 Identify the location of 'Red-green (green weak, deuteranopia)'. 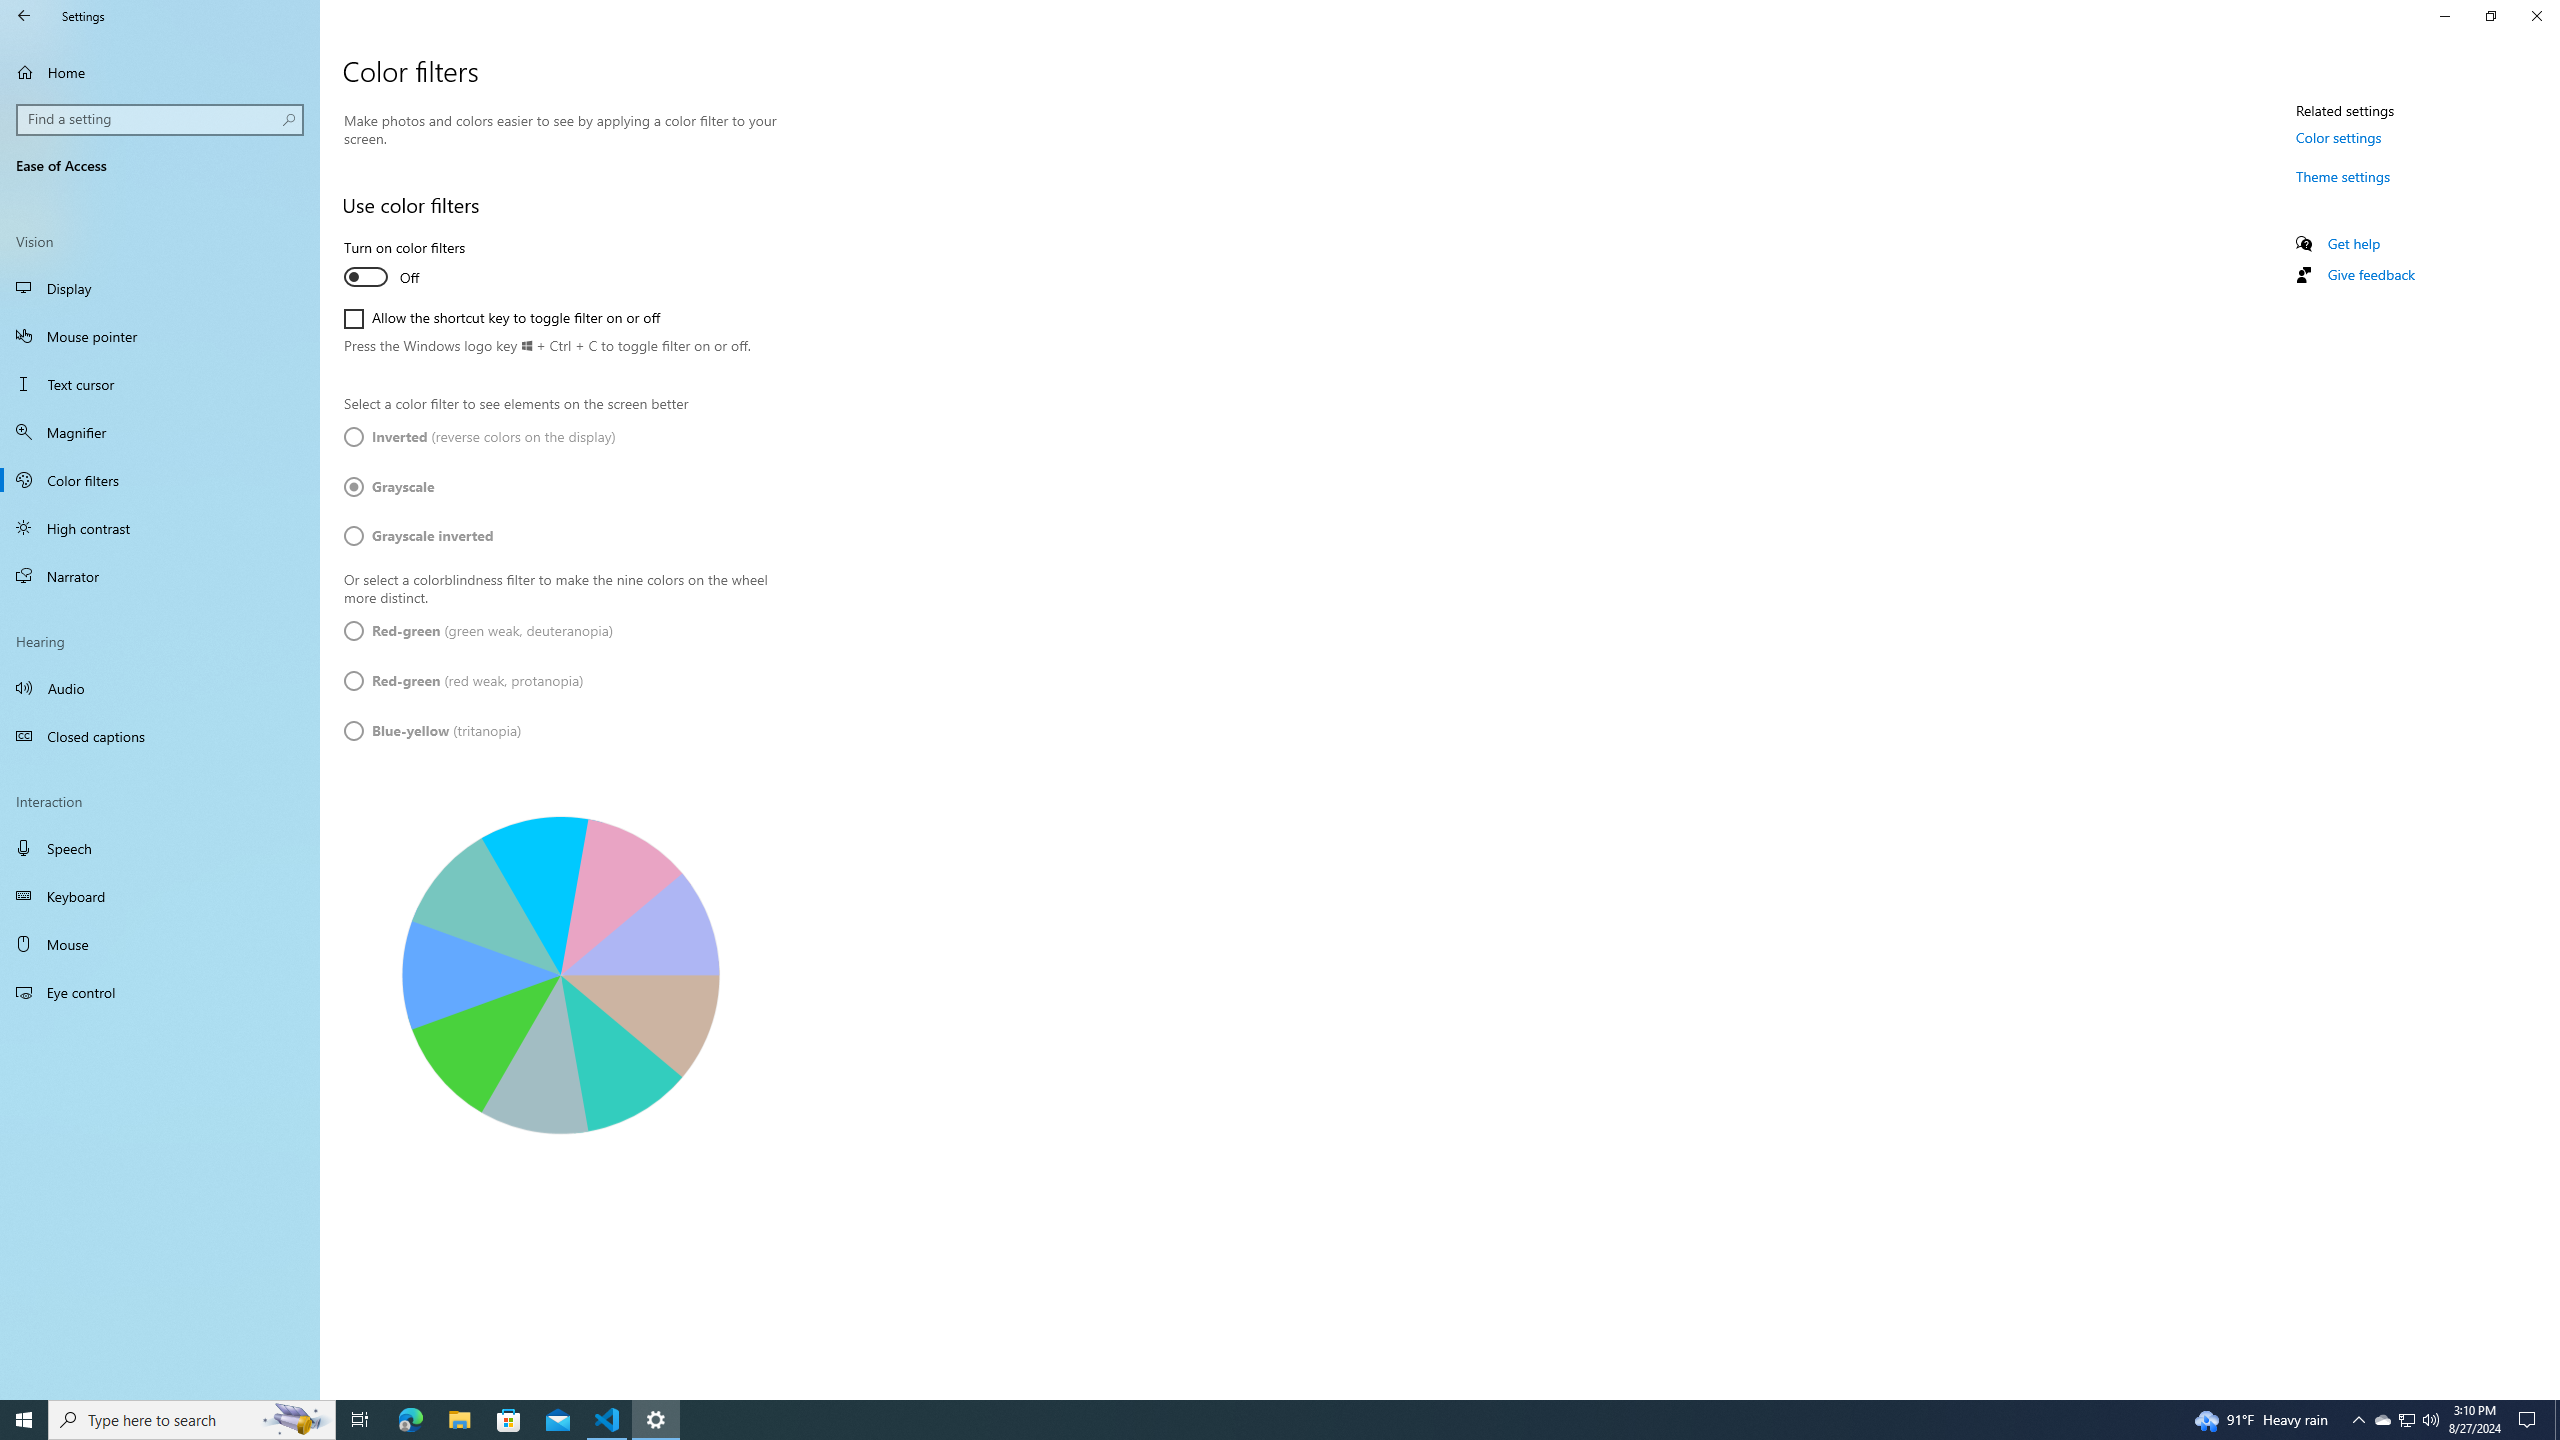
(477, 631).